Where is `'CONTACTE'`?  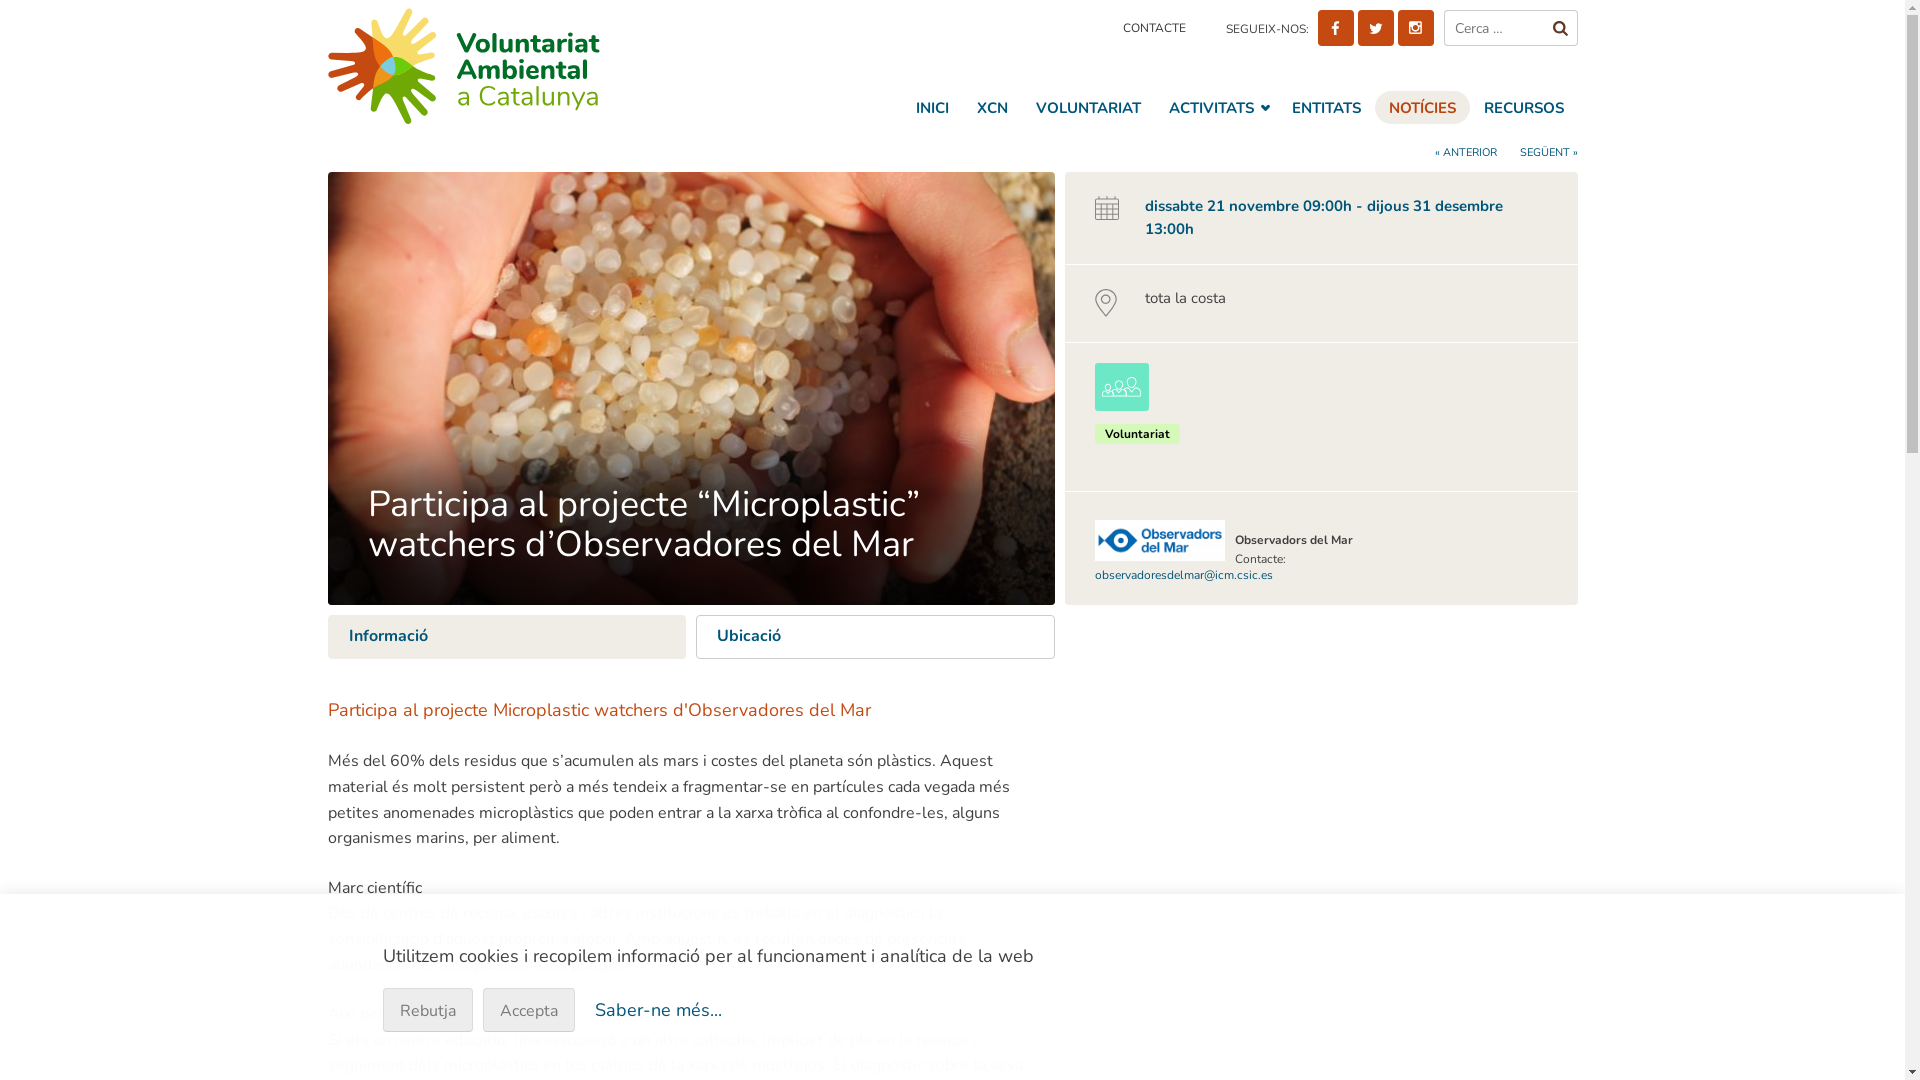
'CONTACTE' is located at coordinates (1153, 27).